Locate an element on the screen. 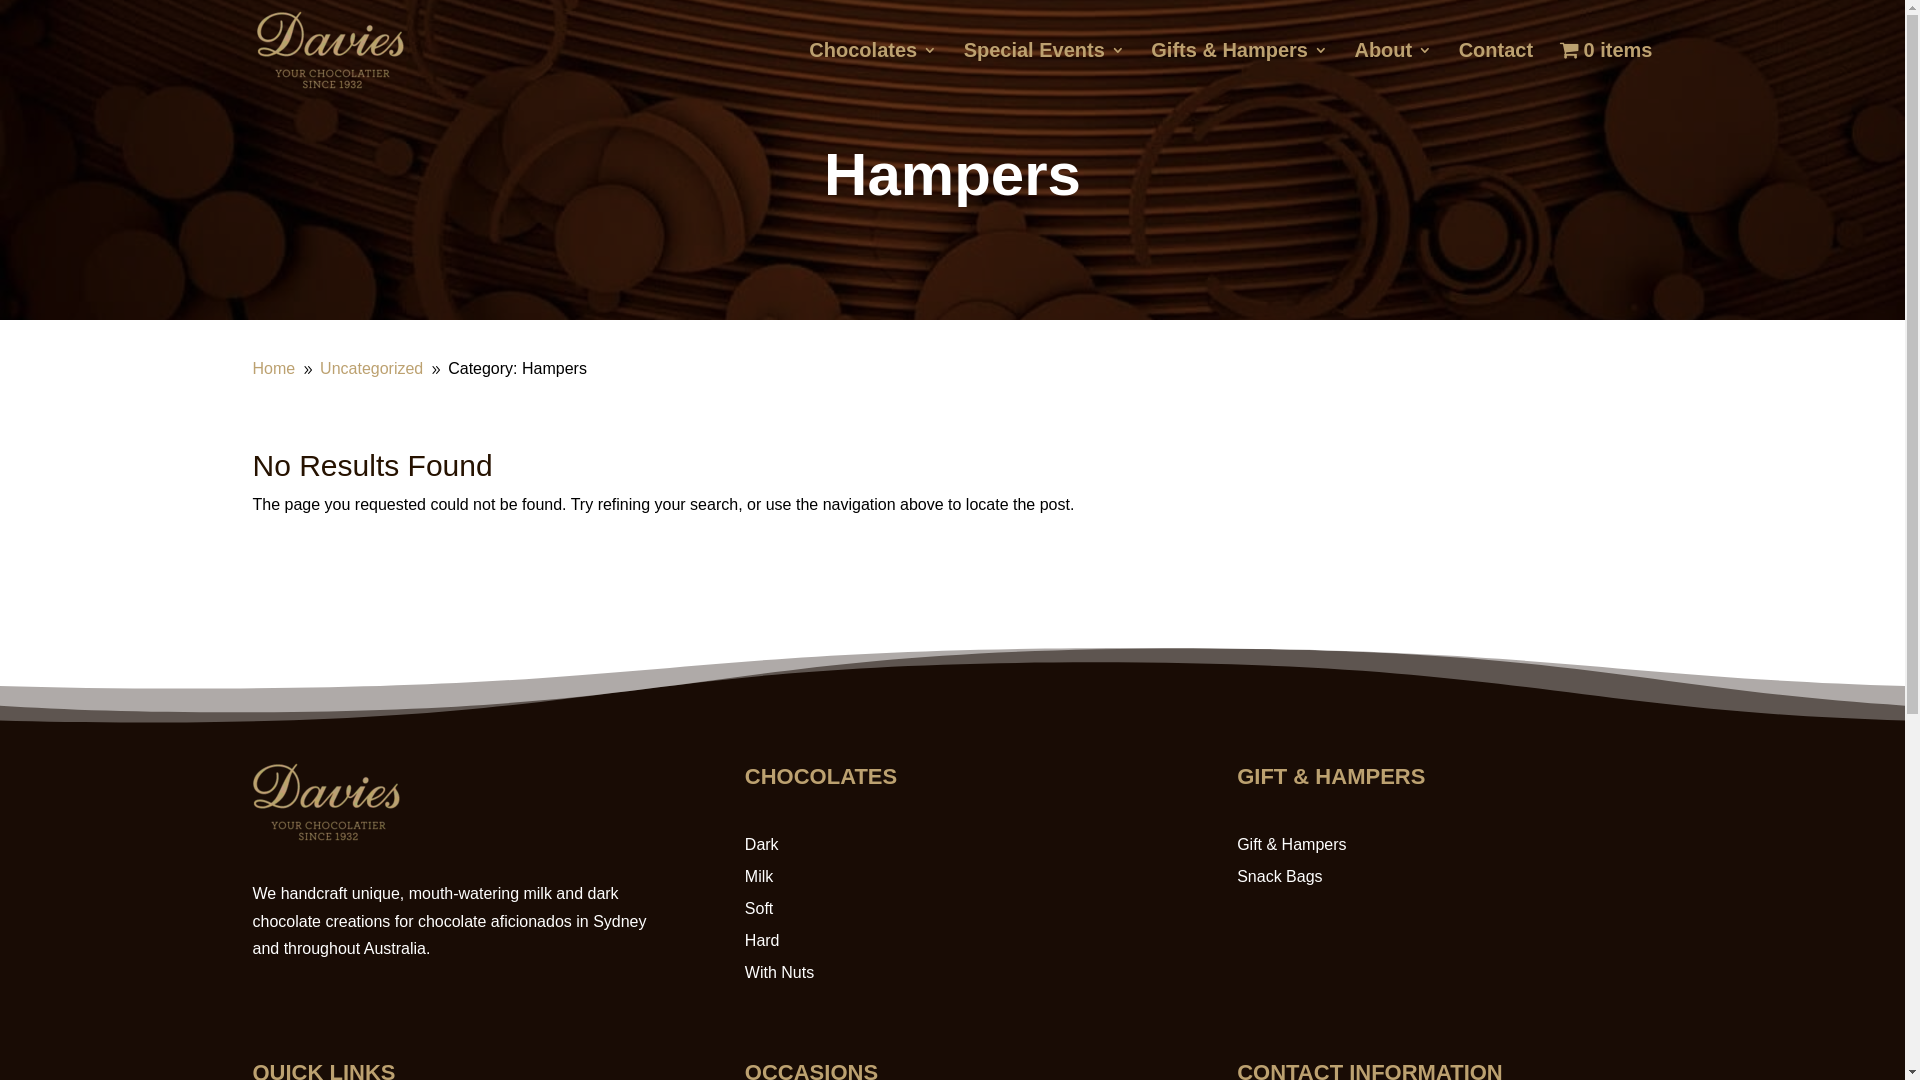 The width and height of the screenshot is (1920, 1080). '0 items' is located at coordinates (1606, 68).